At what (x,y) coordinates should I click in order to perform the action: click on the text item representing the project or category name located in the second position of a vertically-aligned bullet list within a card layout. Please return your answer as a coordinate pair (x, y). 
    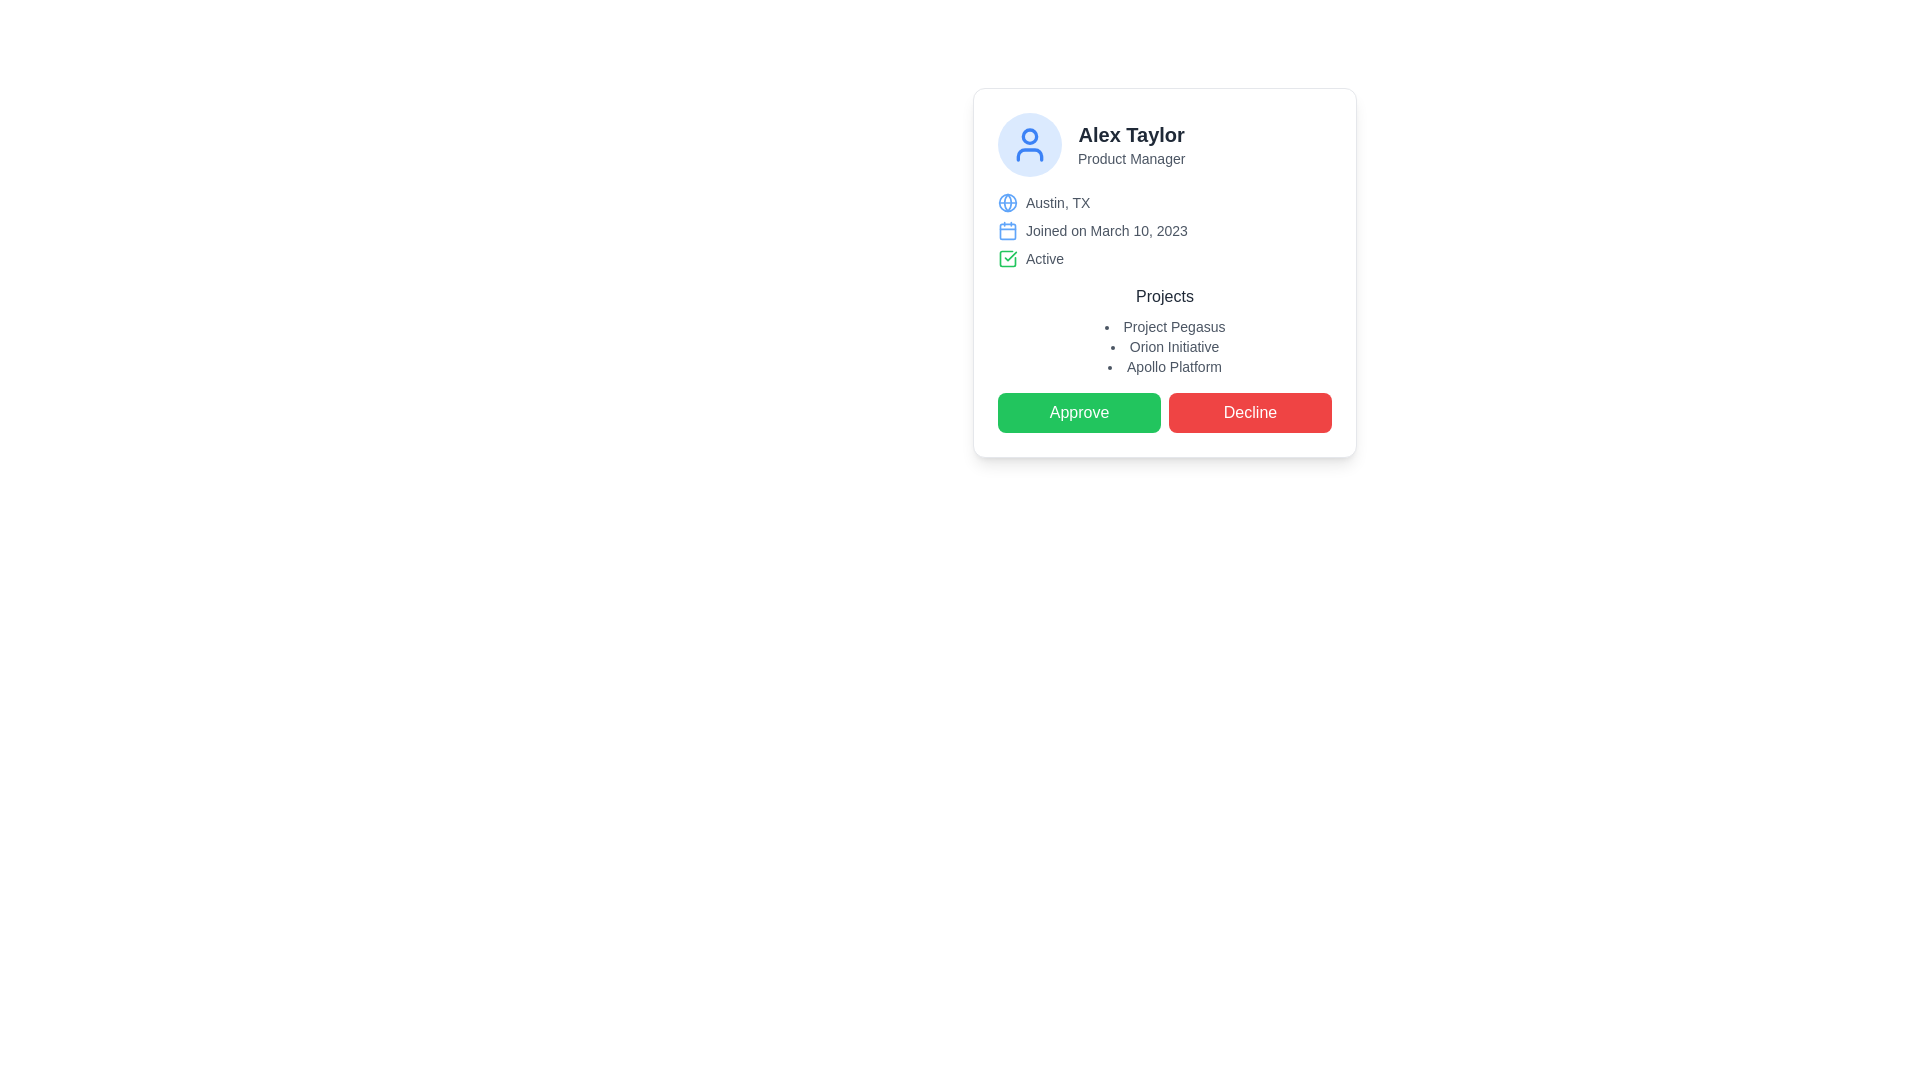
    Looking at the image, I should click on (1165, 346).